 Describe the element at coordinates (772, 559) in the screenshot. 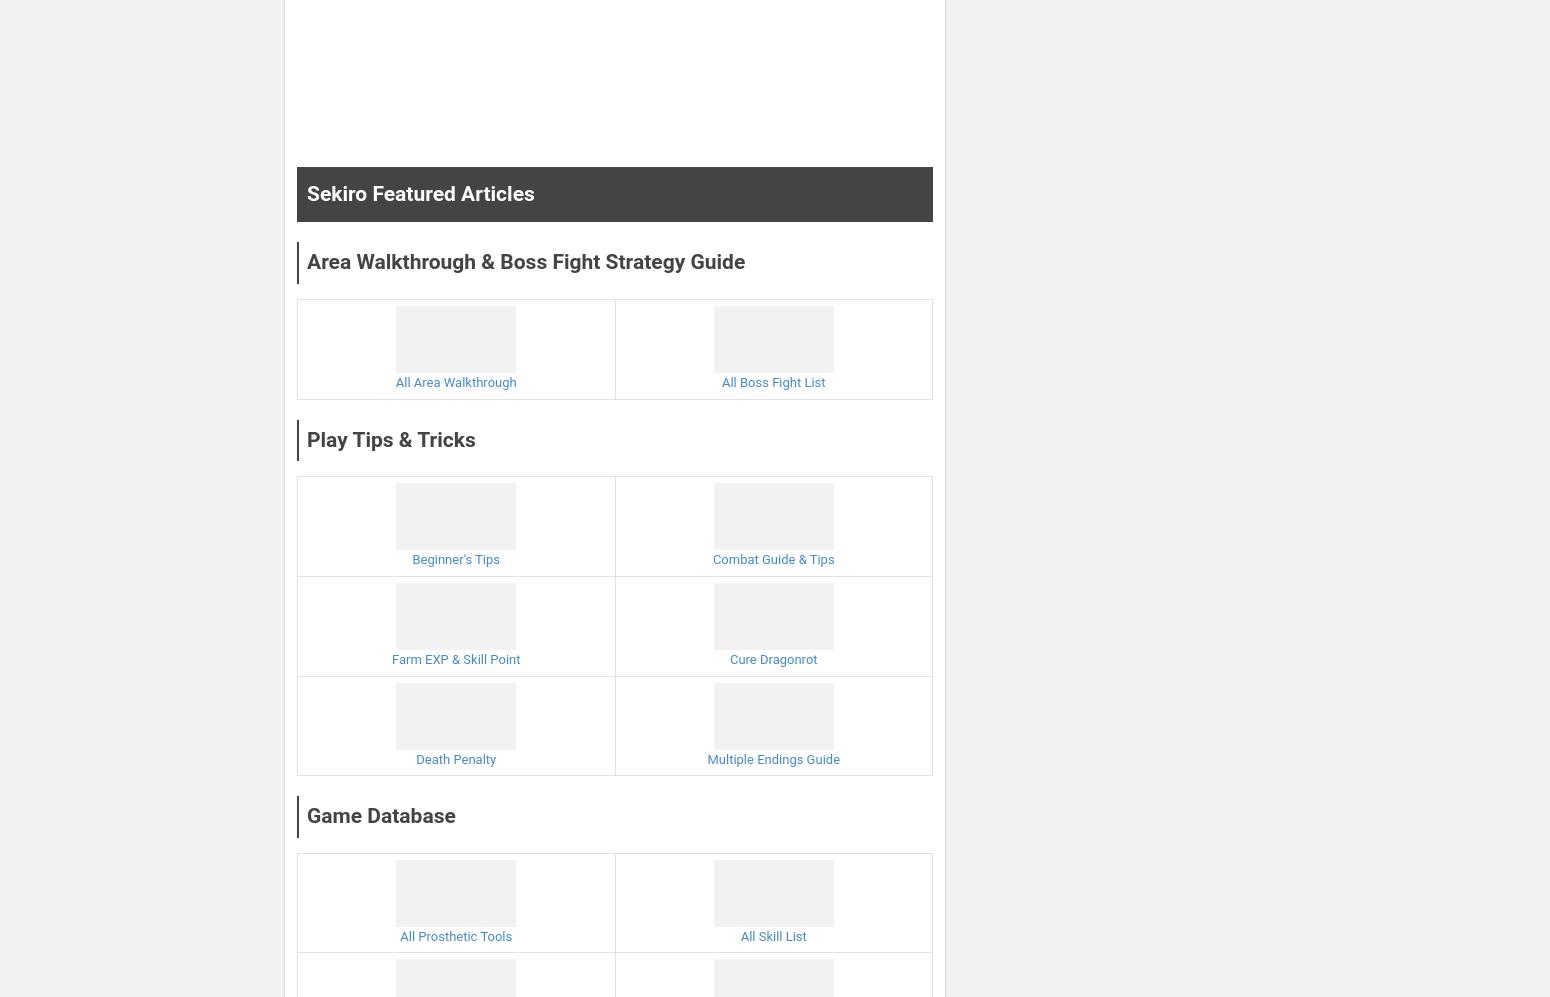

I see `'Combat Guide & Tips'` at that location.